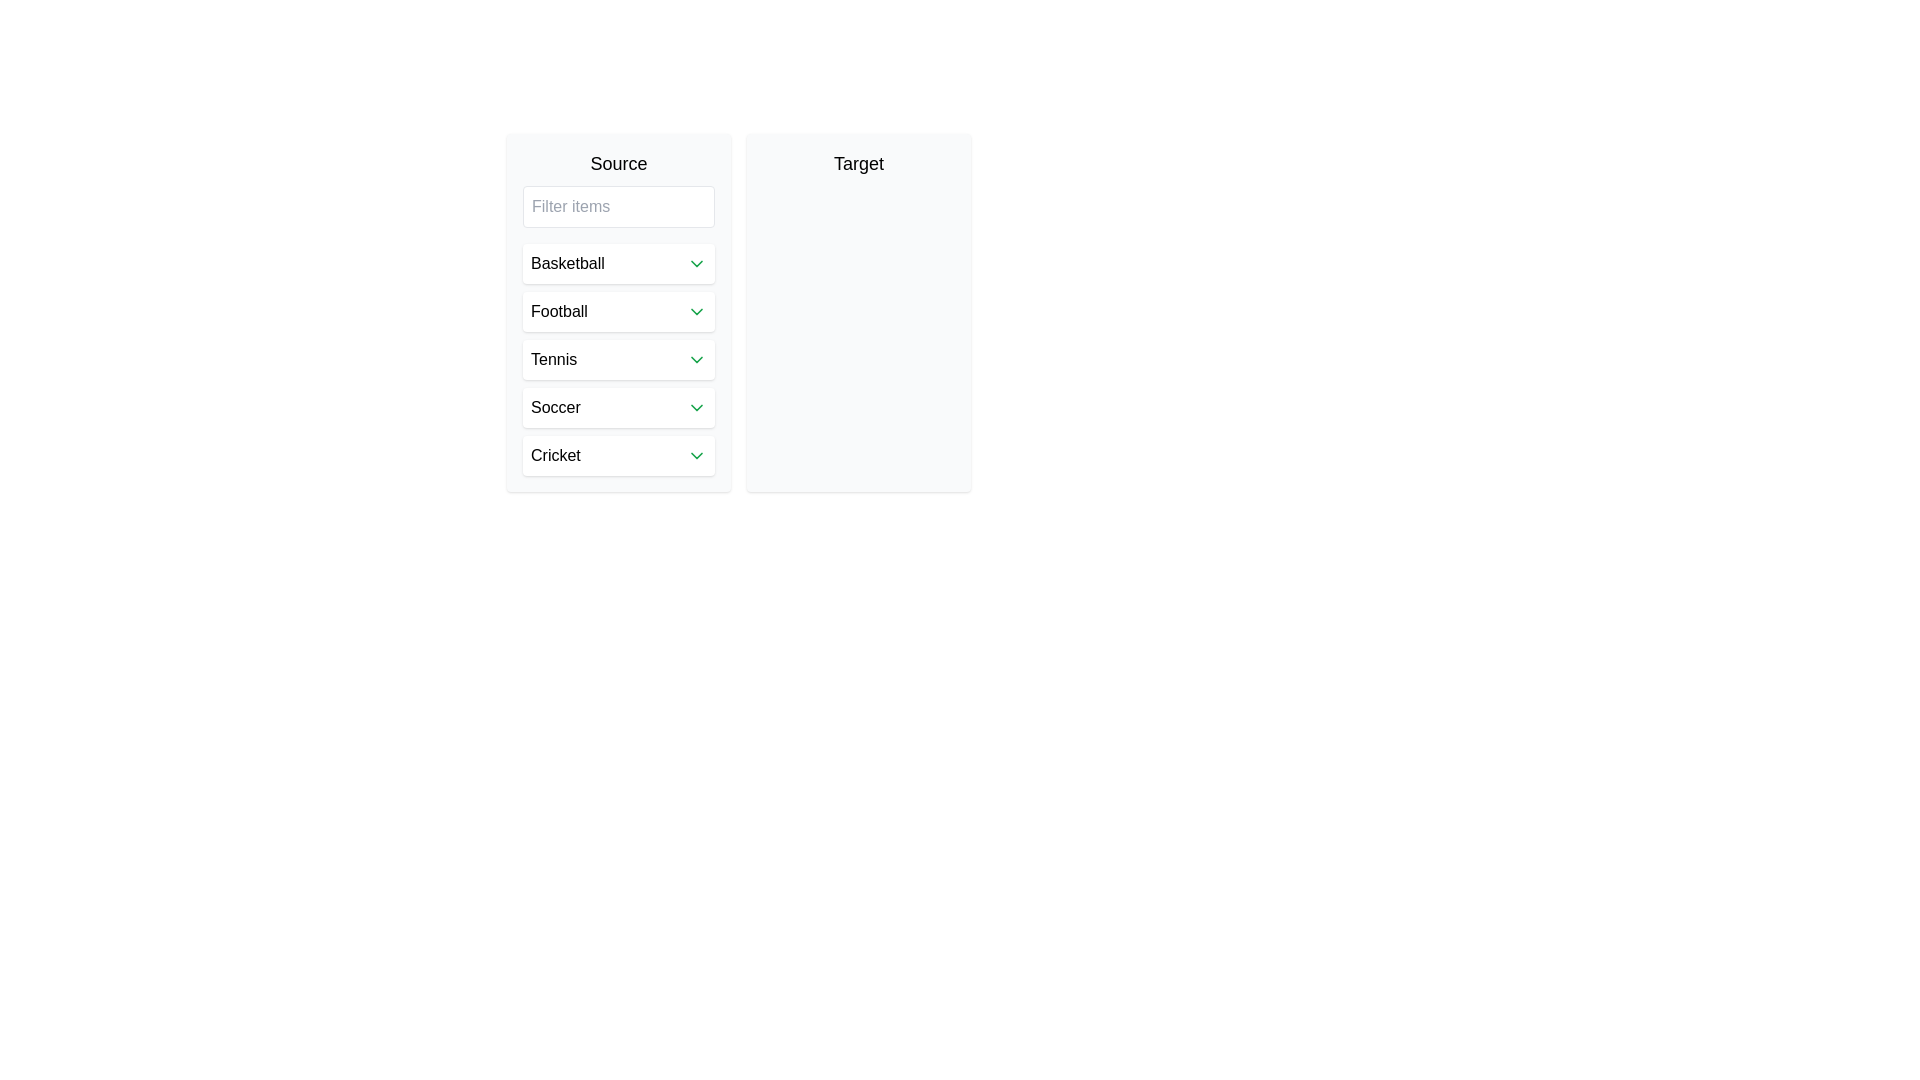 The width and height of the screenshot is (1920, 1080). What do you see at coordinates (618, 262) in the screenshot?
I see `the 'Basketball' dropdown trigger located in the 'Source' section` at bounding box center [618, 262].